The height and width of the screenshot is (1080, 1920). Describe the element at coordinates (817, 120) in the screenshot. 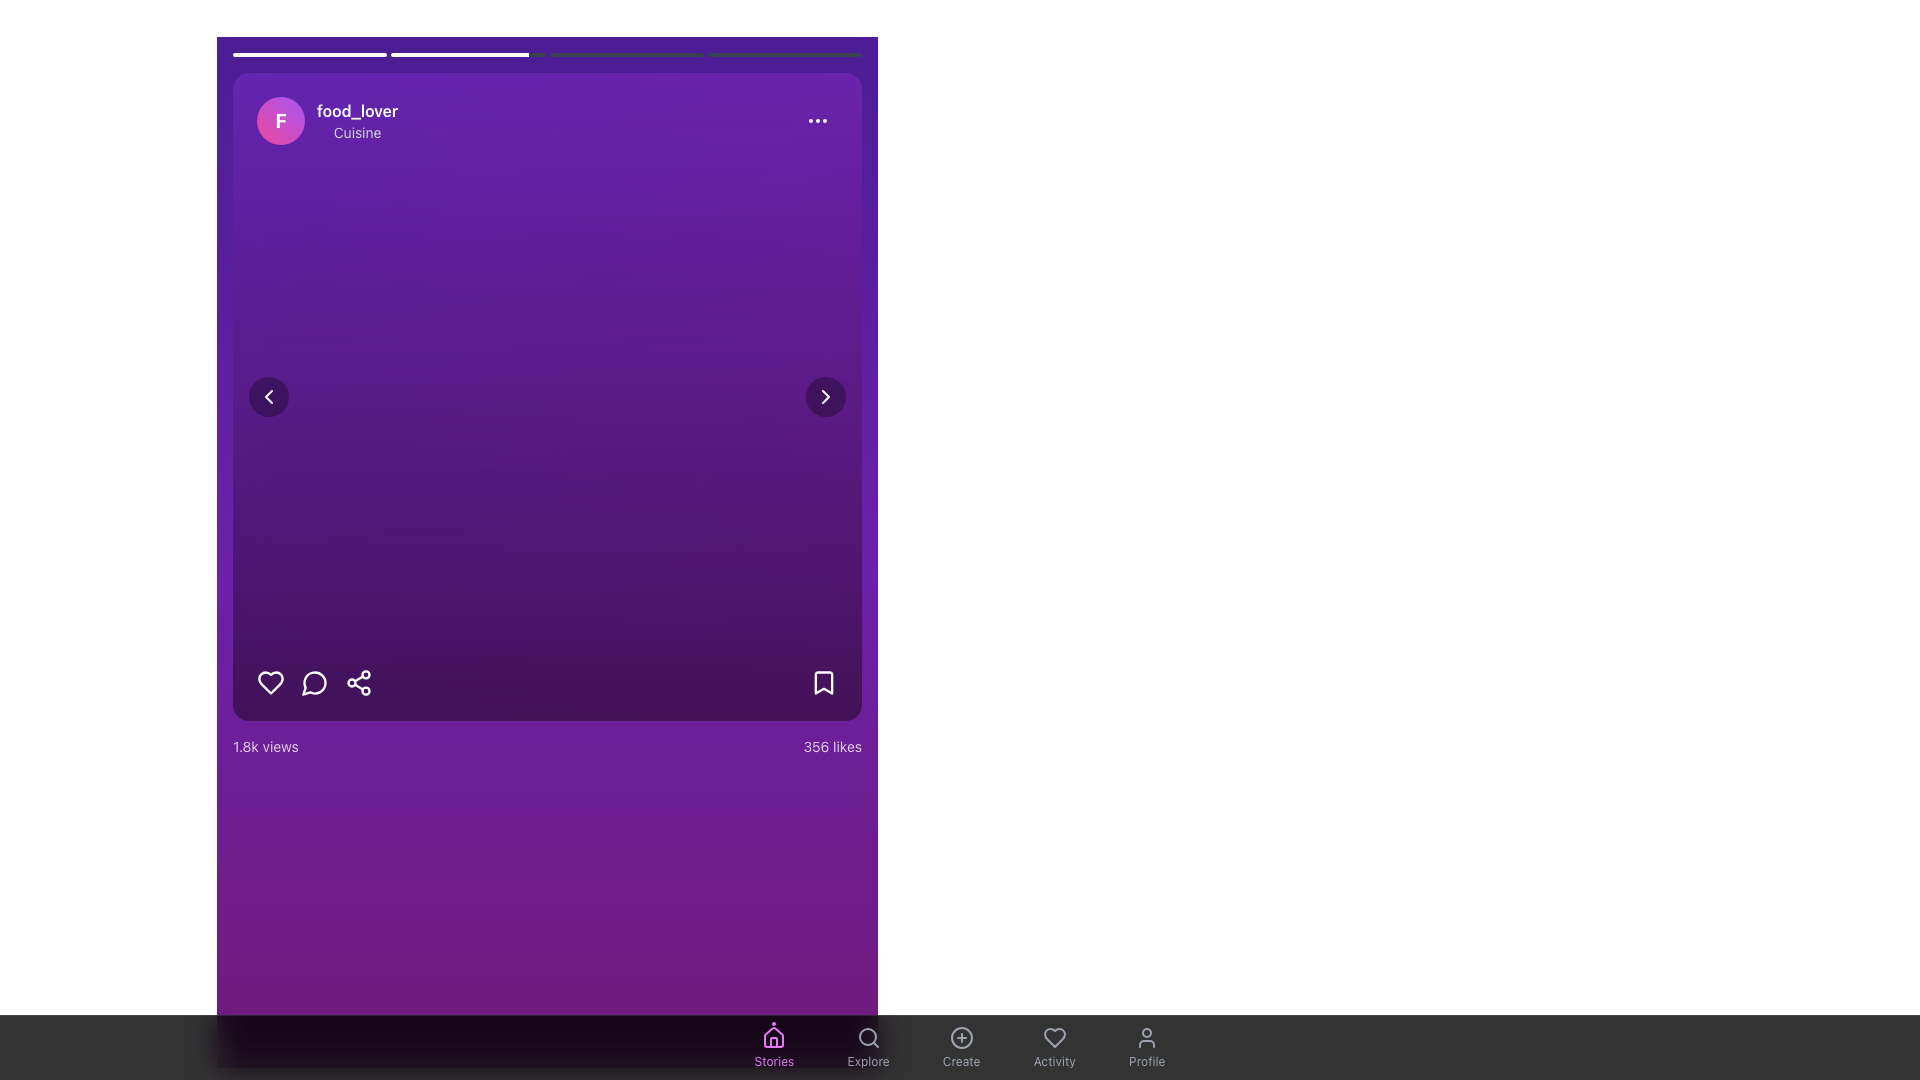

I see `the circular button with a white triple-dot icon on a purple background located at the top-right corner of the card` at that location.